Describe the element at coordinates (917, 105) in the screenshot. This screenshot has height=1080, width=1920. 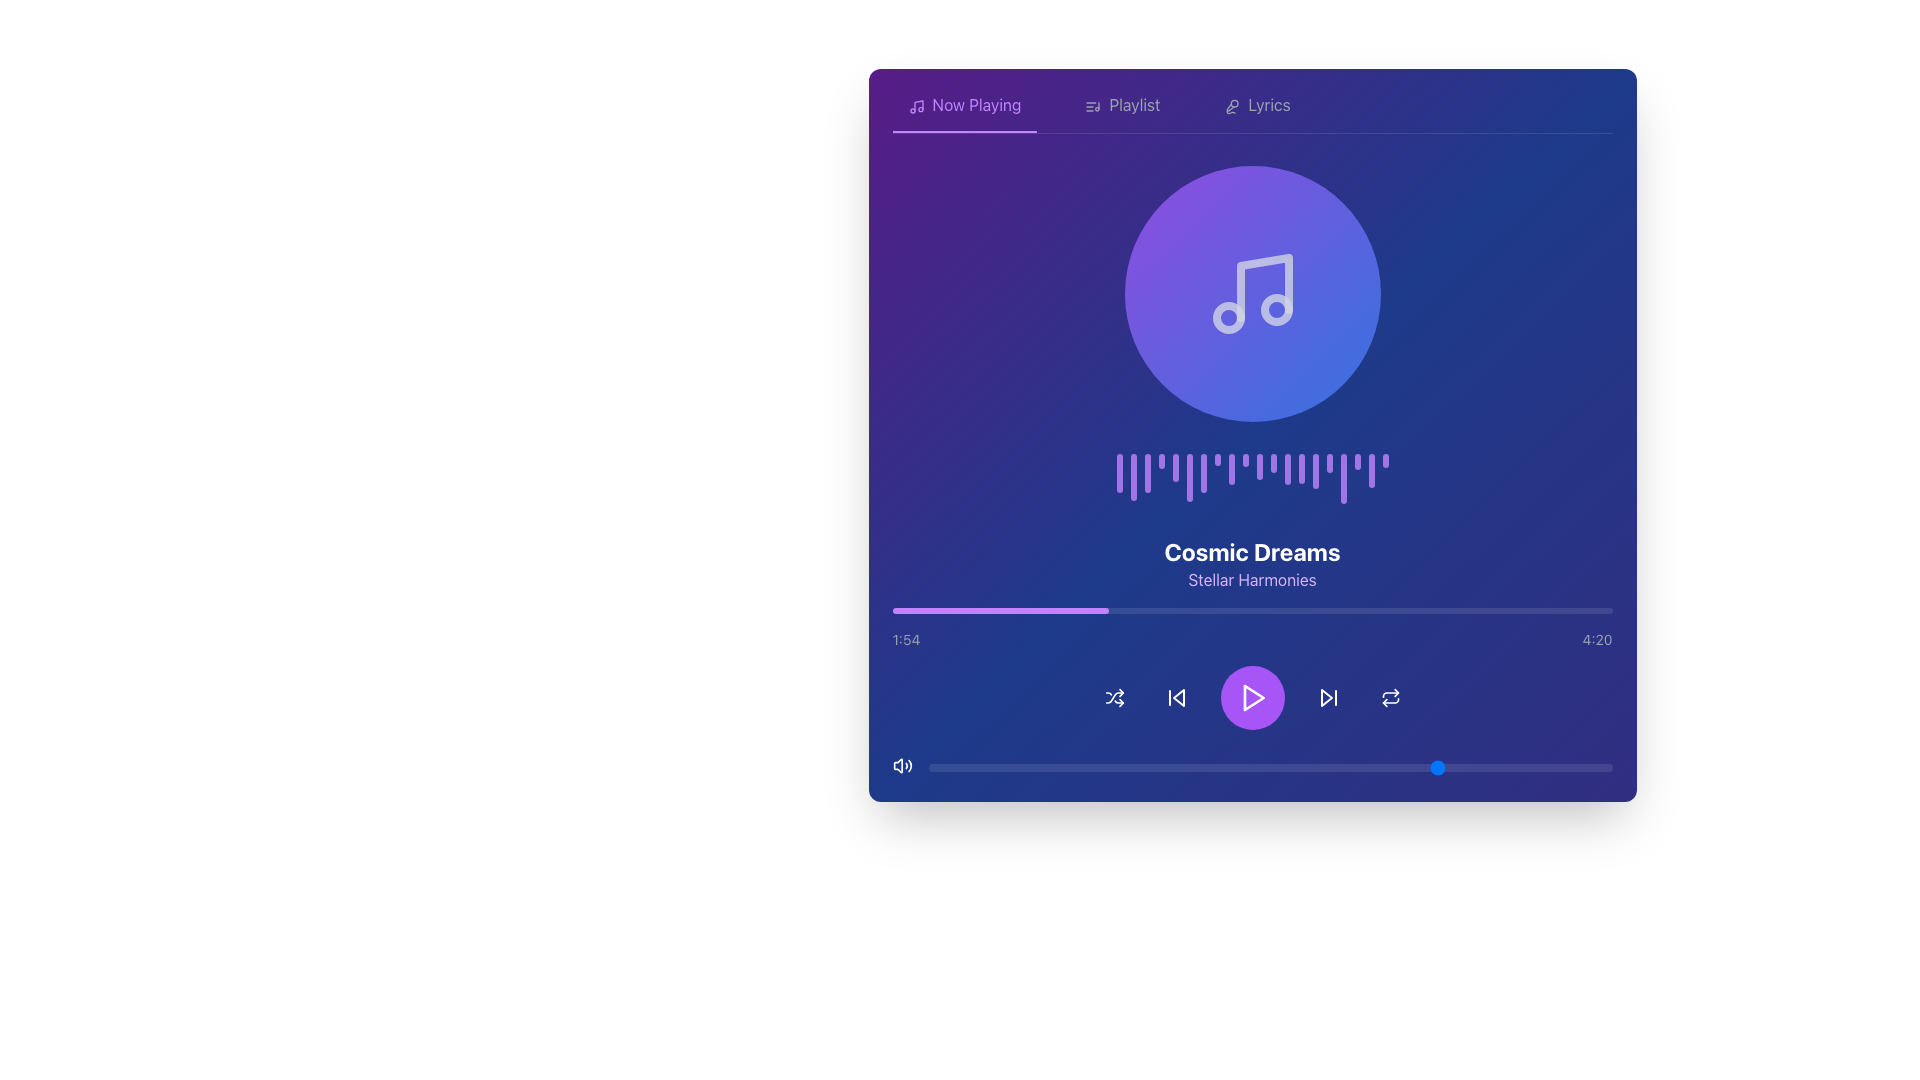
I see `the decorative SVG icon representing the 'Now Playing' section in the top-left corner of the music interface` at that location.